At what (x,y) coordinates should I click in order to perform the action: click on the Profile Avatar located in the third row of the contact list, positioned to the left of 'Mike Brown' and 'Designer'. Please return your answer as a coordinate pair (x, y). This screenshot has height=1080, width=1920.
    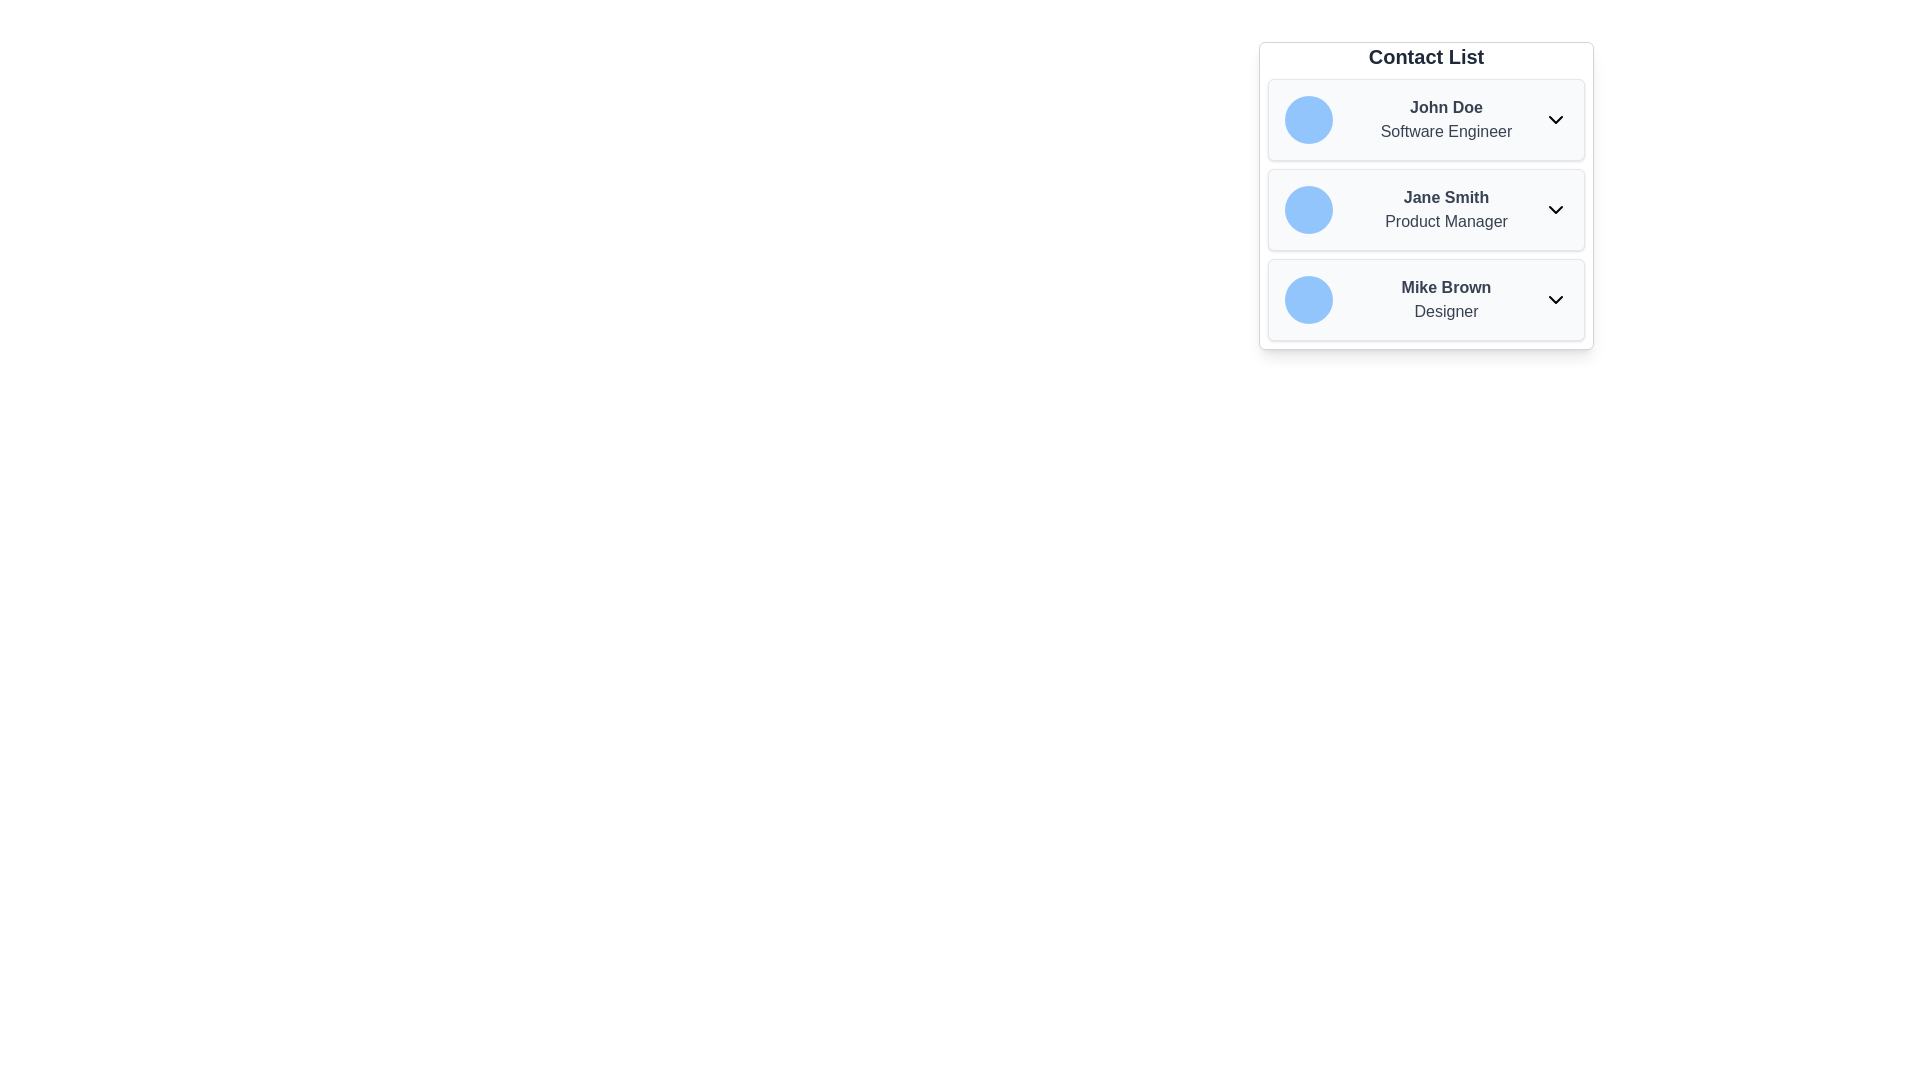
    Looking at the image, I should click on (1309, 300).